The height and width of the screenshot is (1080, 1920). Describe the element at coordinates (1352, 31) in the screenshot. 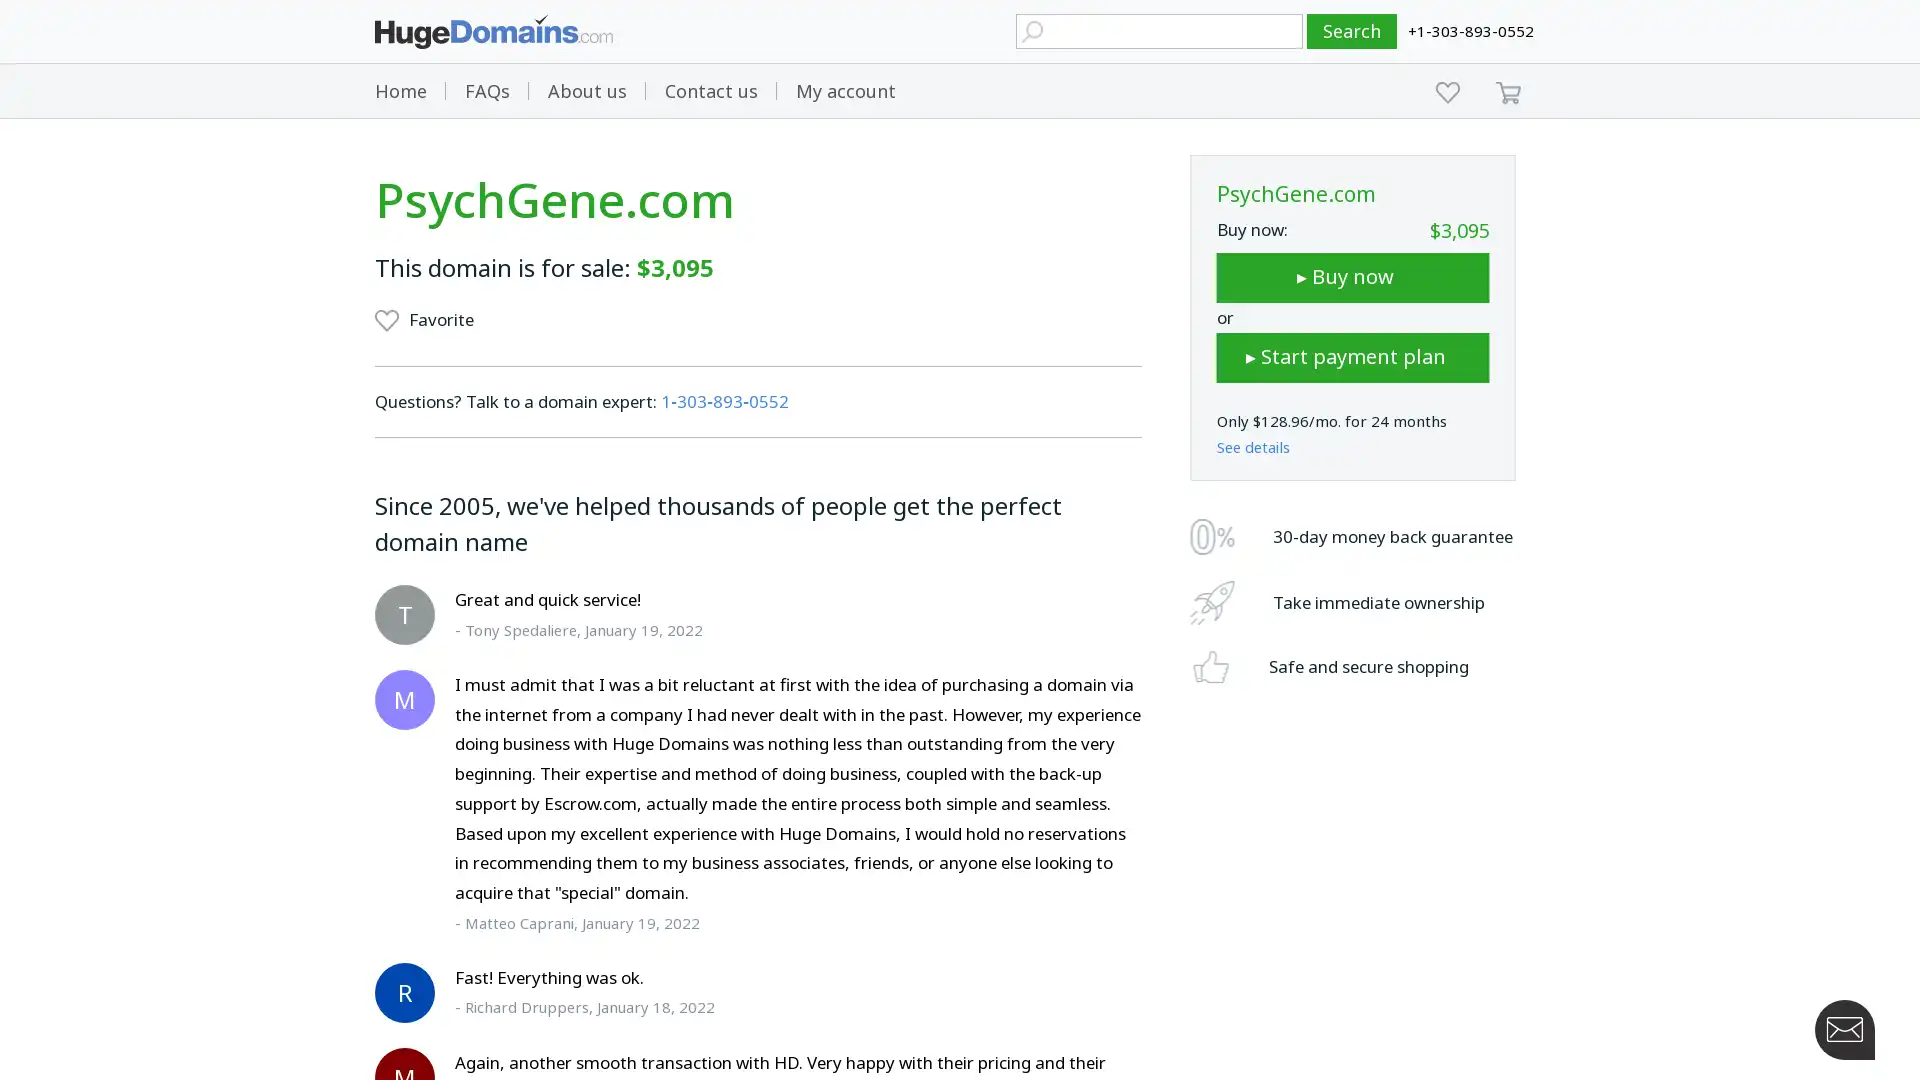

I see `Search` at that location.